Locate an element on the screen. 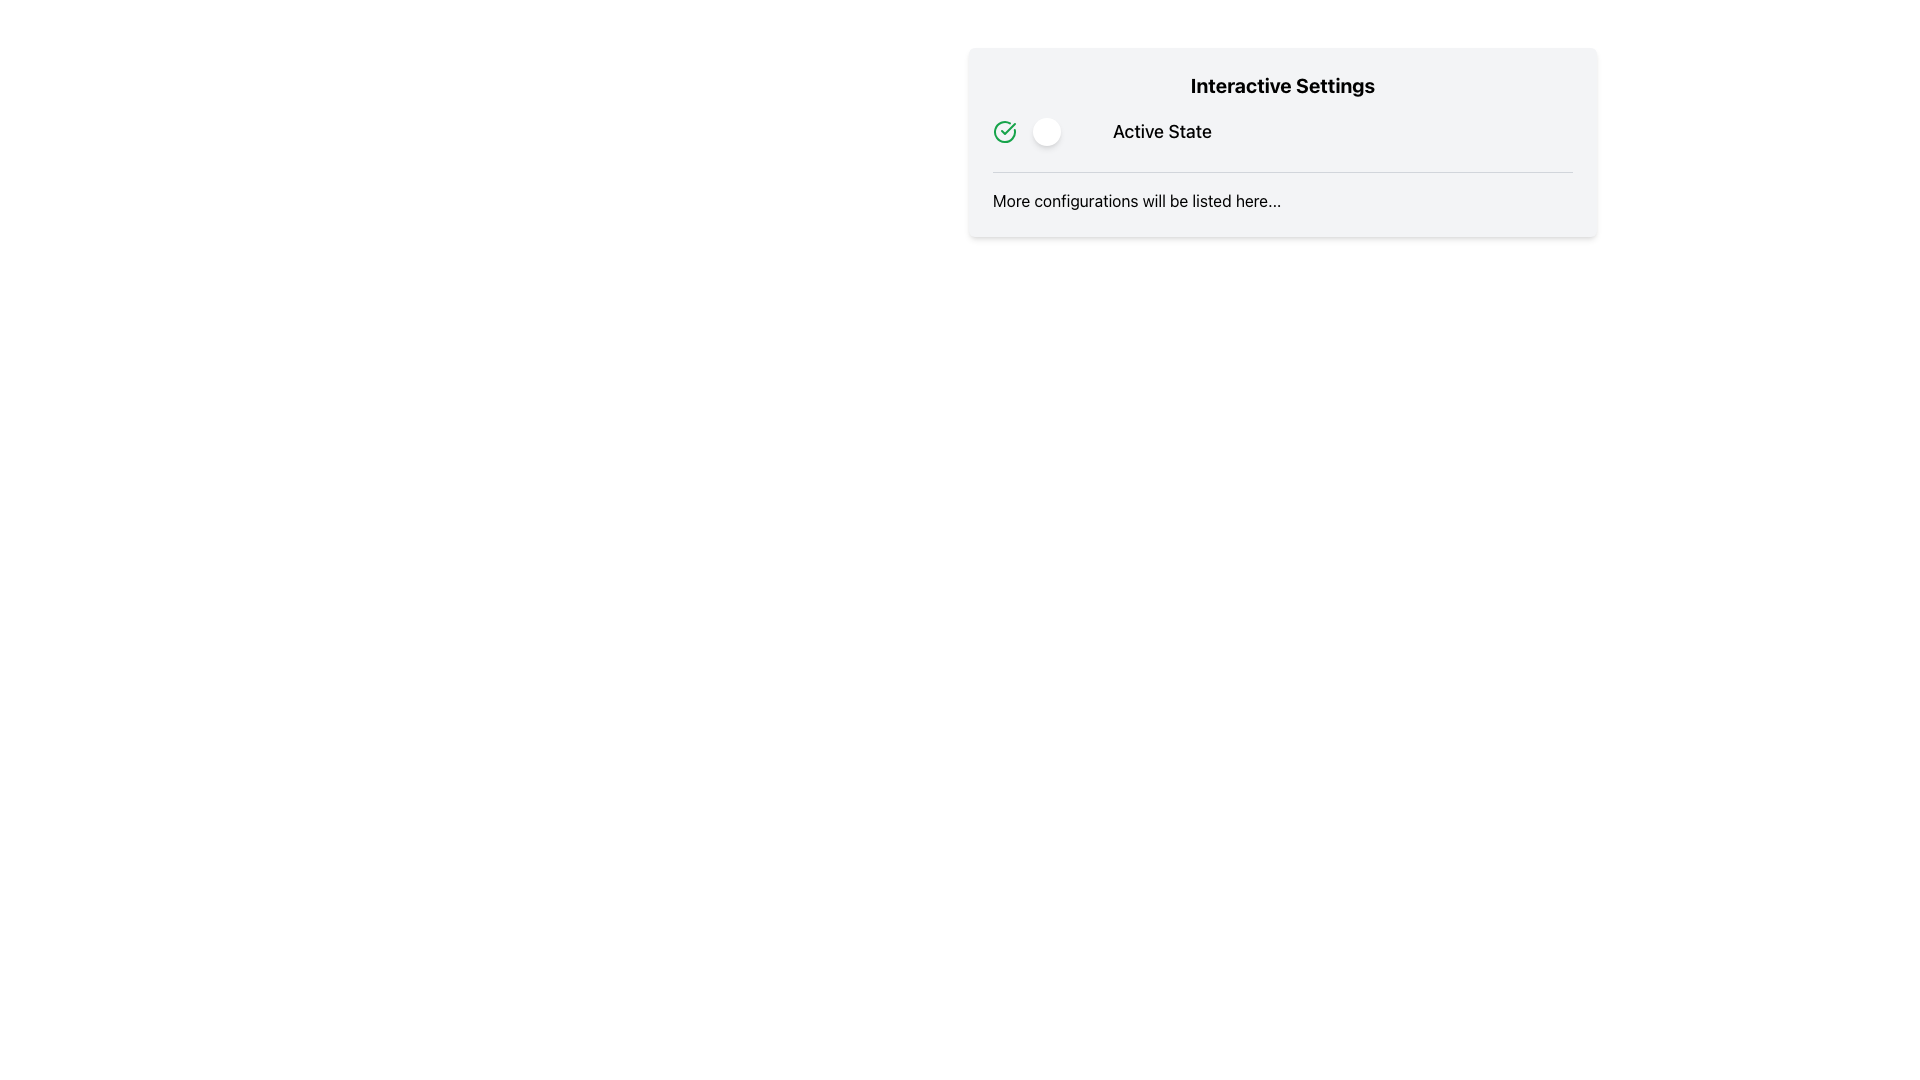  the success status graphic element represented by a small circle icon adjacent to the 'Active State' text, located in the top-left corner of the 'Interactive Settings' panel is located at coordinates (1008, 128).